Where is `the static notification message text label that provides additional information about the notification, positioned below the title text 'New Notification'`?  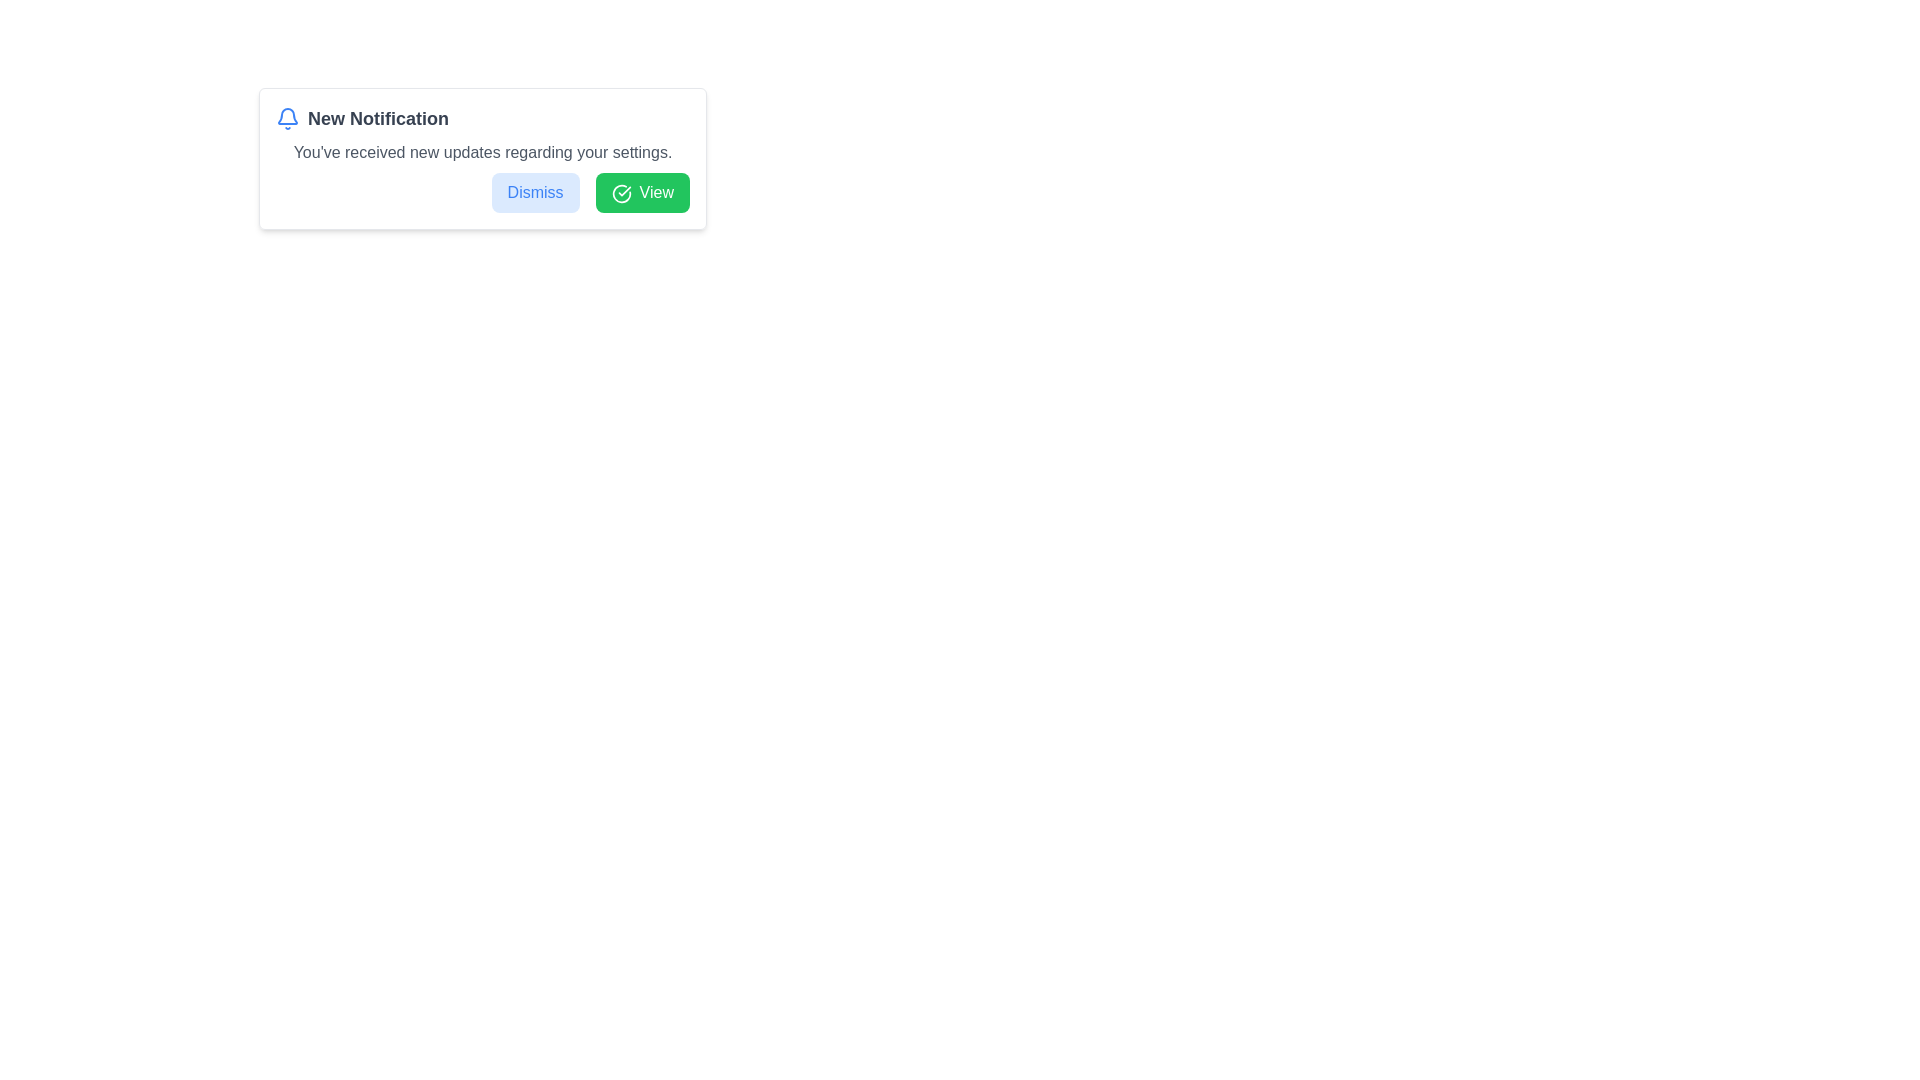 the static notification message text label that provides additional information about the notification, positioned below the title text 'New Notification' is located at coordinates (483, 152).